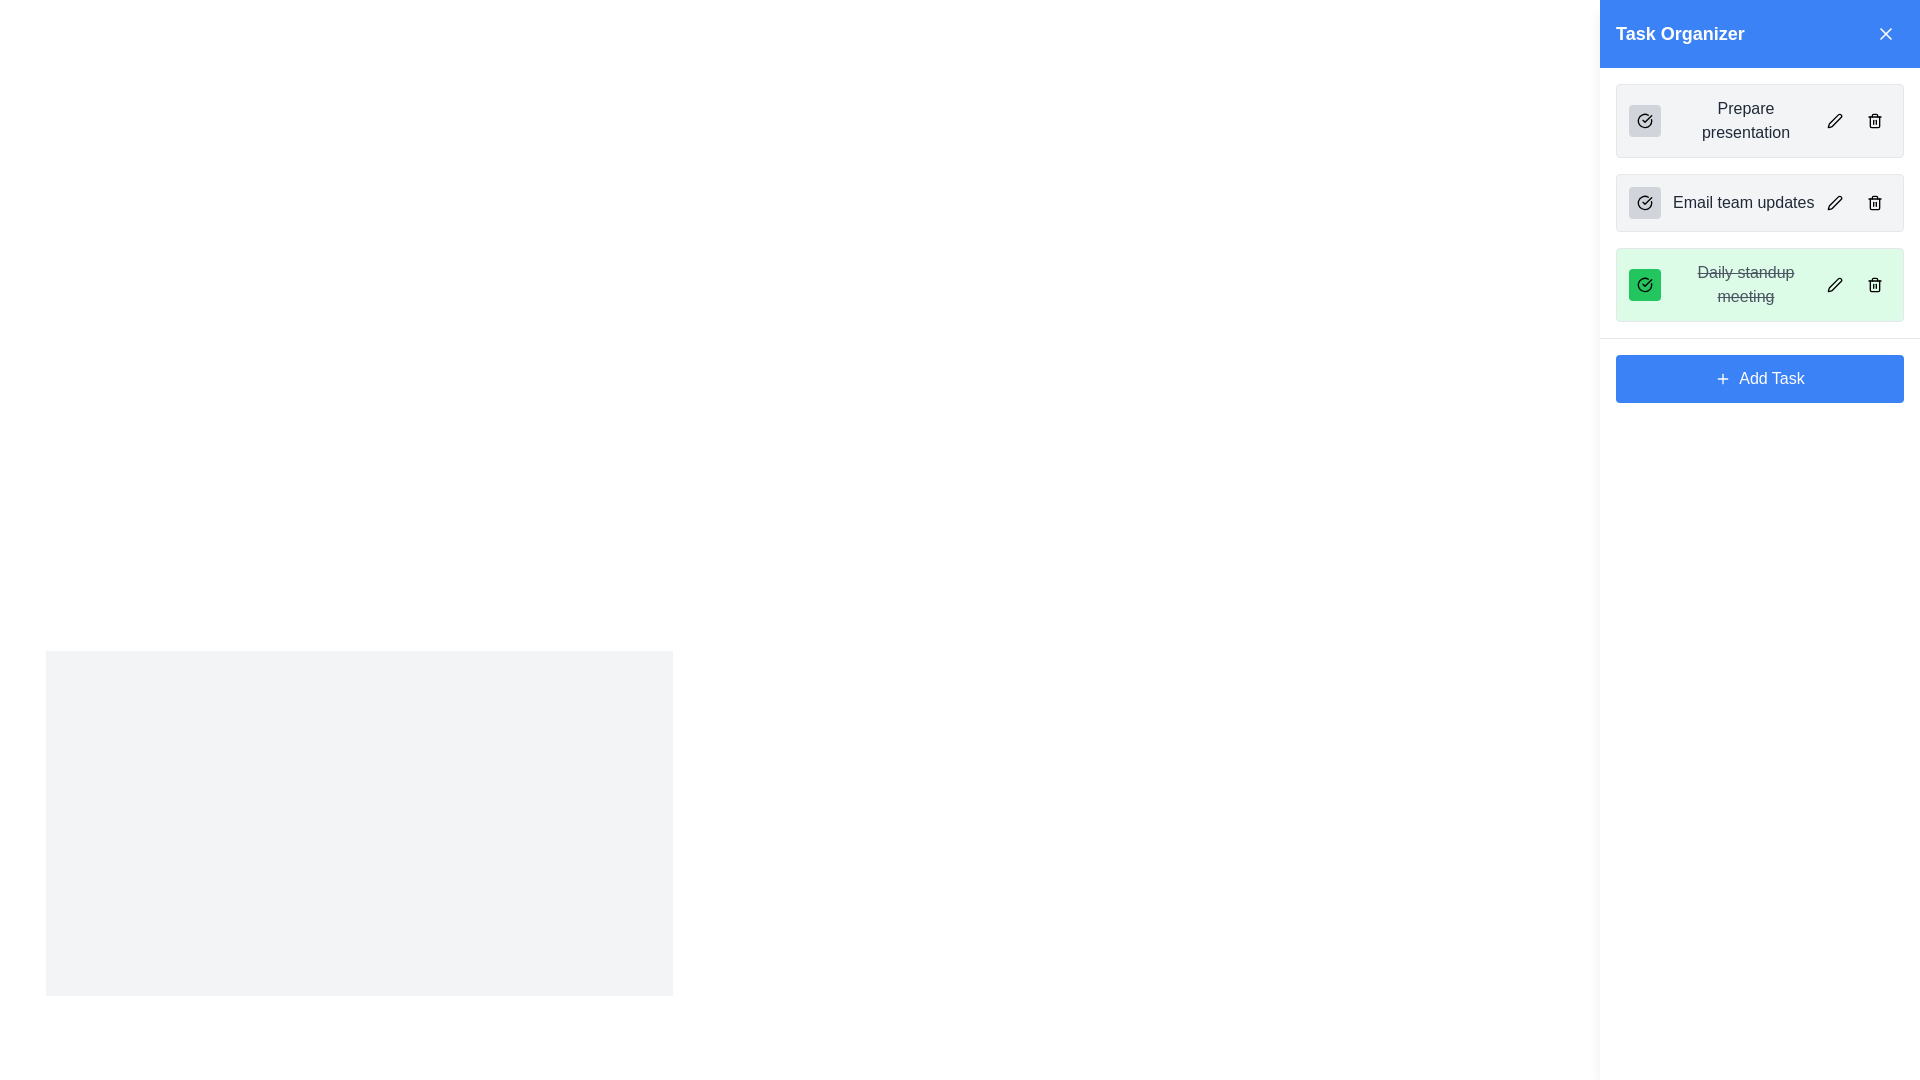 Image resolution: width=1920 pixels, height=1080 pixels. Describe the element at coordinates (1834, 285) in the screenshot. I see `the pen icon next to the 'Daily standup meeting' task` at that location.